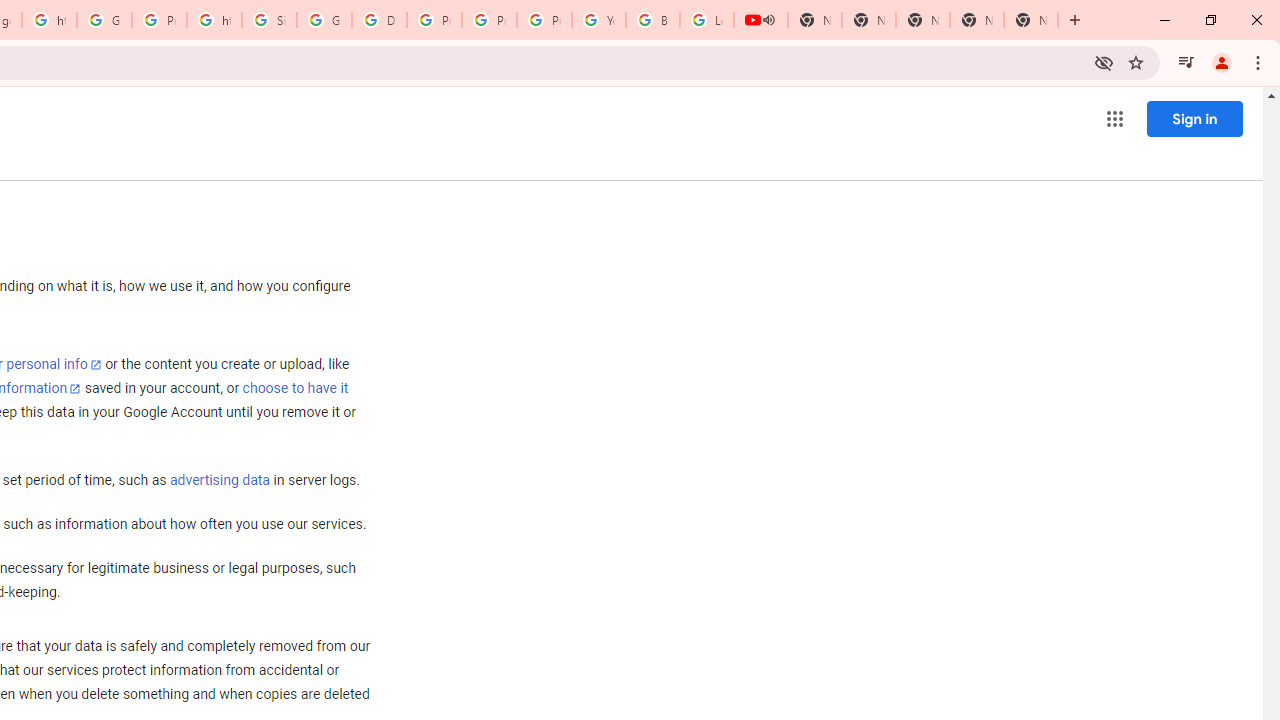  What do you see at coordinates (652, 20) in the screenshot?
I see `'Browse Chrome as a guest - Computer - Google Chrome Help'` at bounding box center [652, 20].